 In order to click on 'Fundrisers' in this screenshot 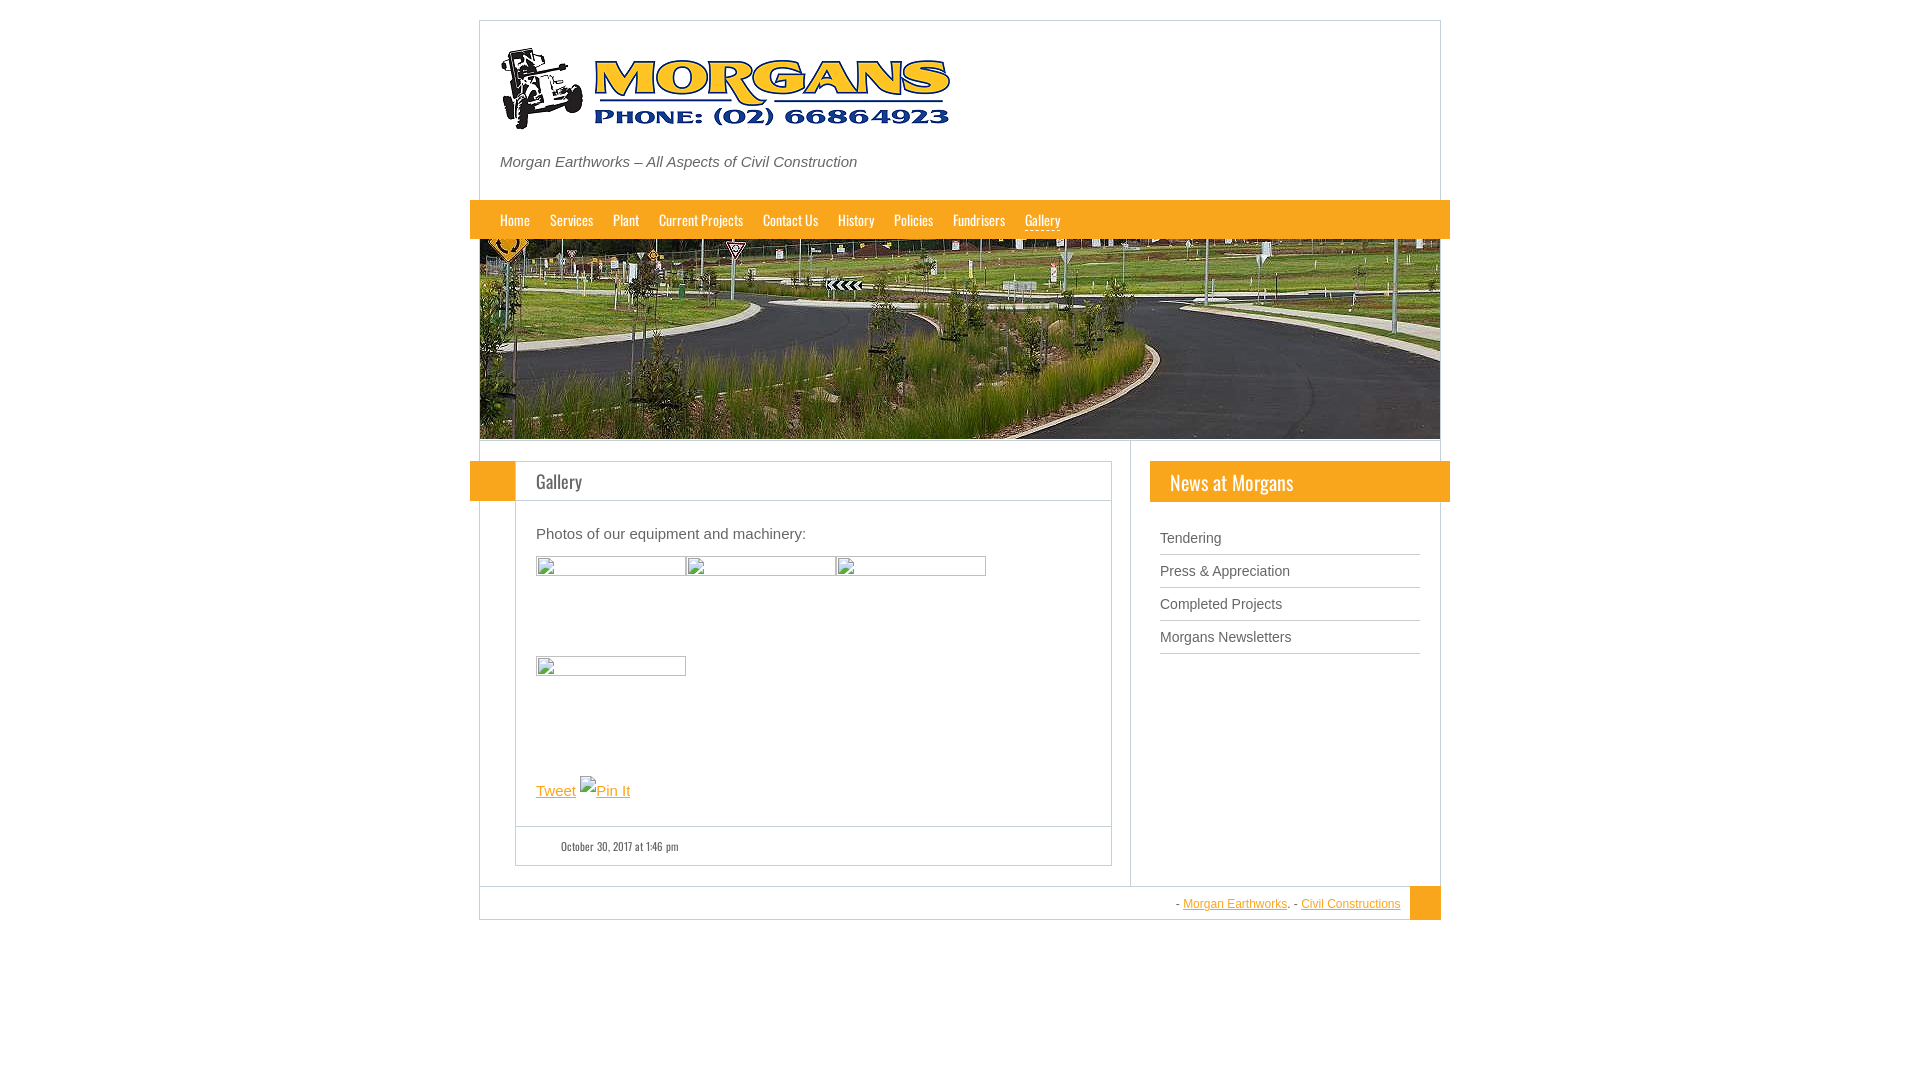, I will do `click(979, 219)`.